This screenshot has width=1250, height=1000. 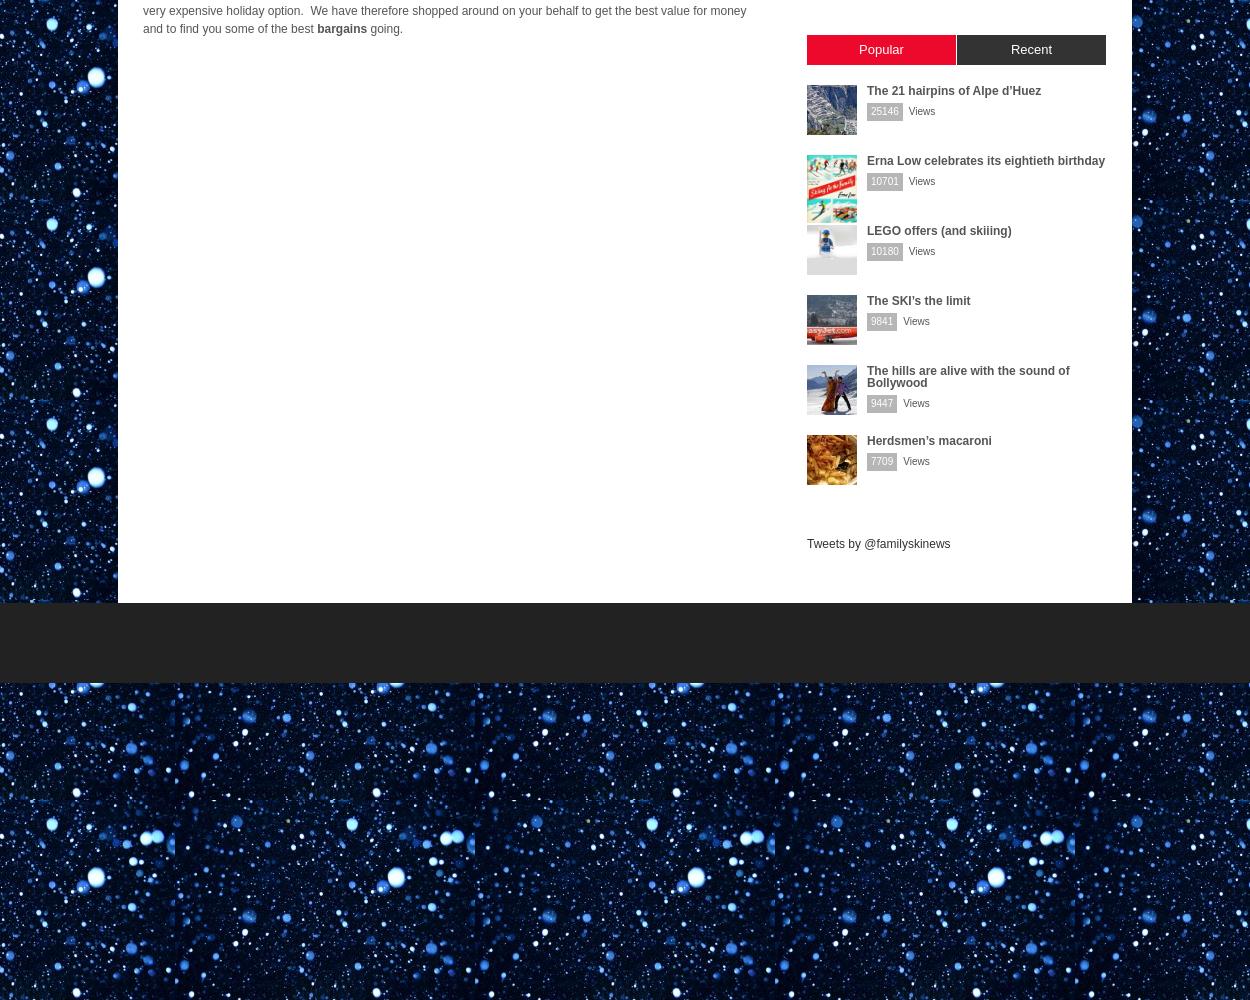 I want to click on '9841', so click(x=882, y=320).